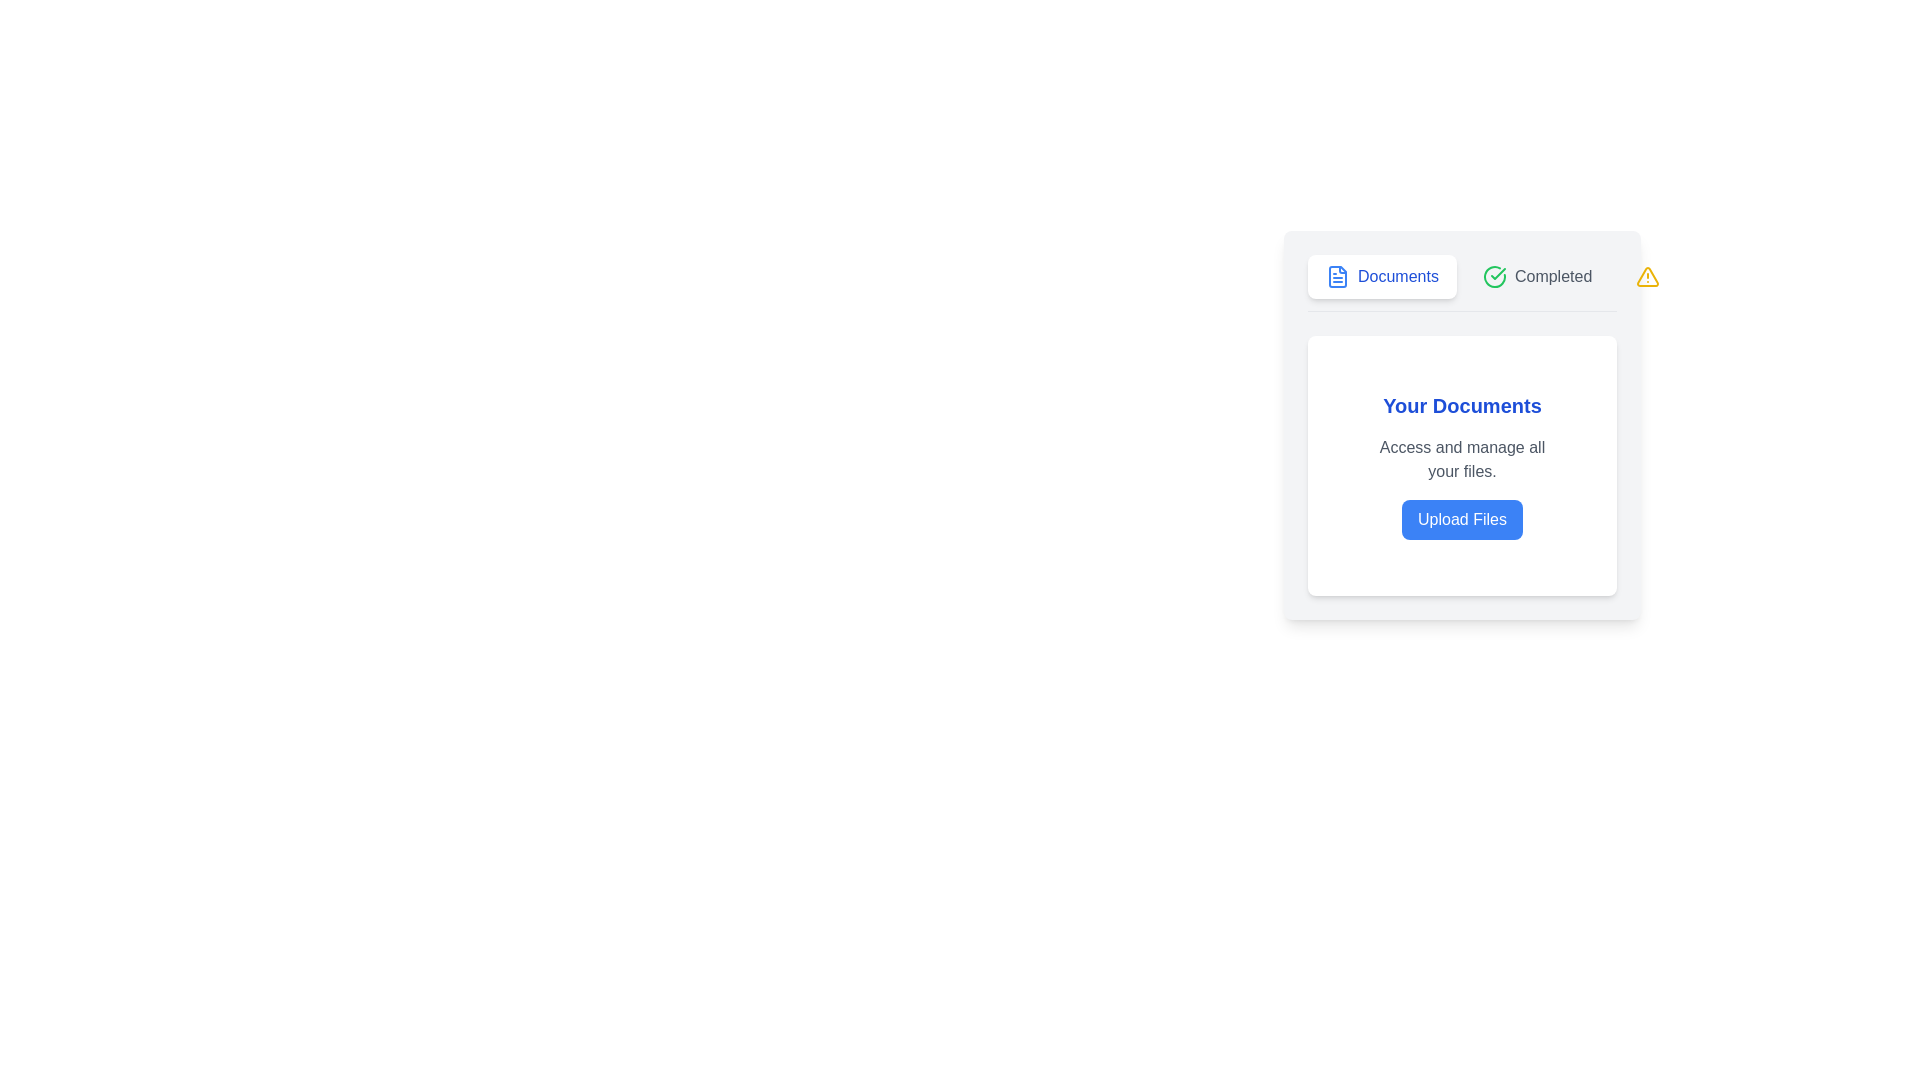 Image resolution: width=1920 pixels, height=1080 pixels. I want to click on the status represented by the checkmark icon located within the 'Completed' tab of the card-like UI component, so click(1498, 273).